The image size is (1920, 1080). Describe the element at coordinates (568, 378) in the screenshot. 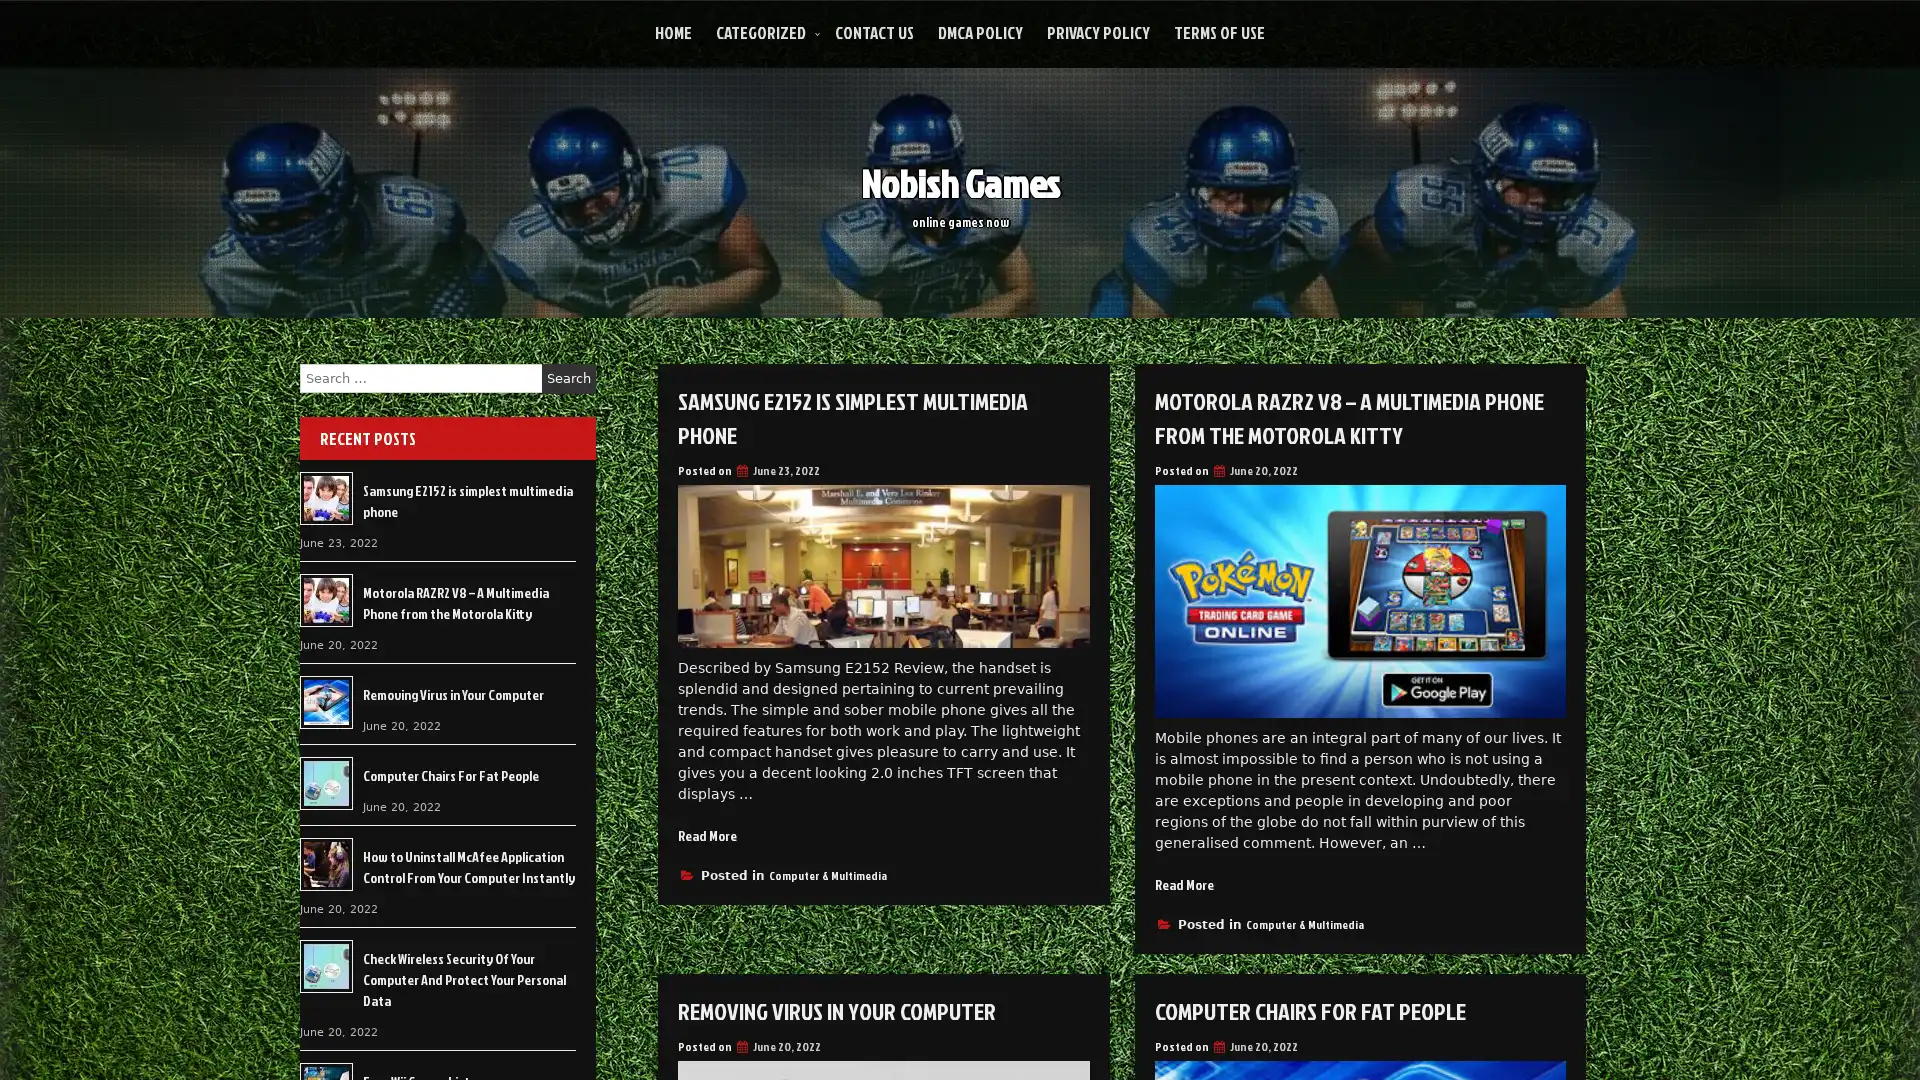

I see `Search` at that location.